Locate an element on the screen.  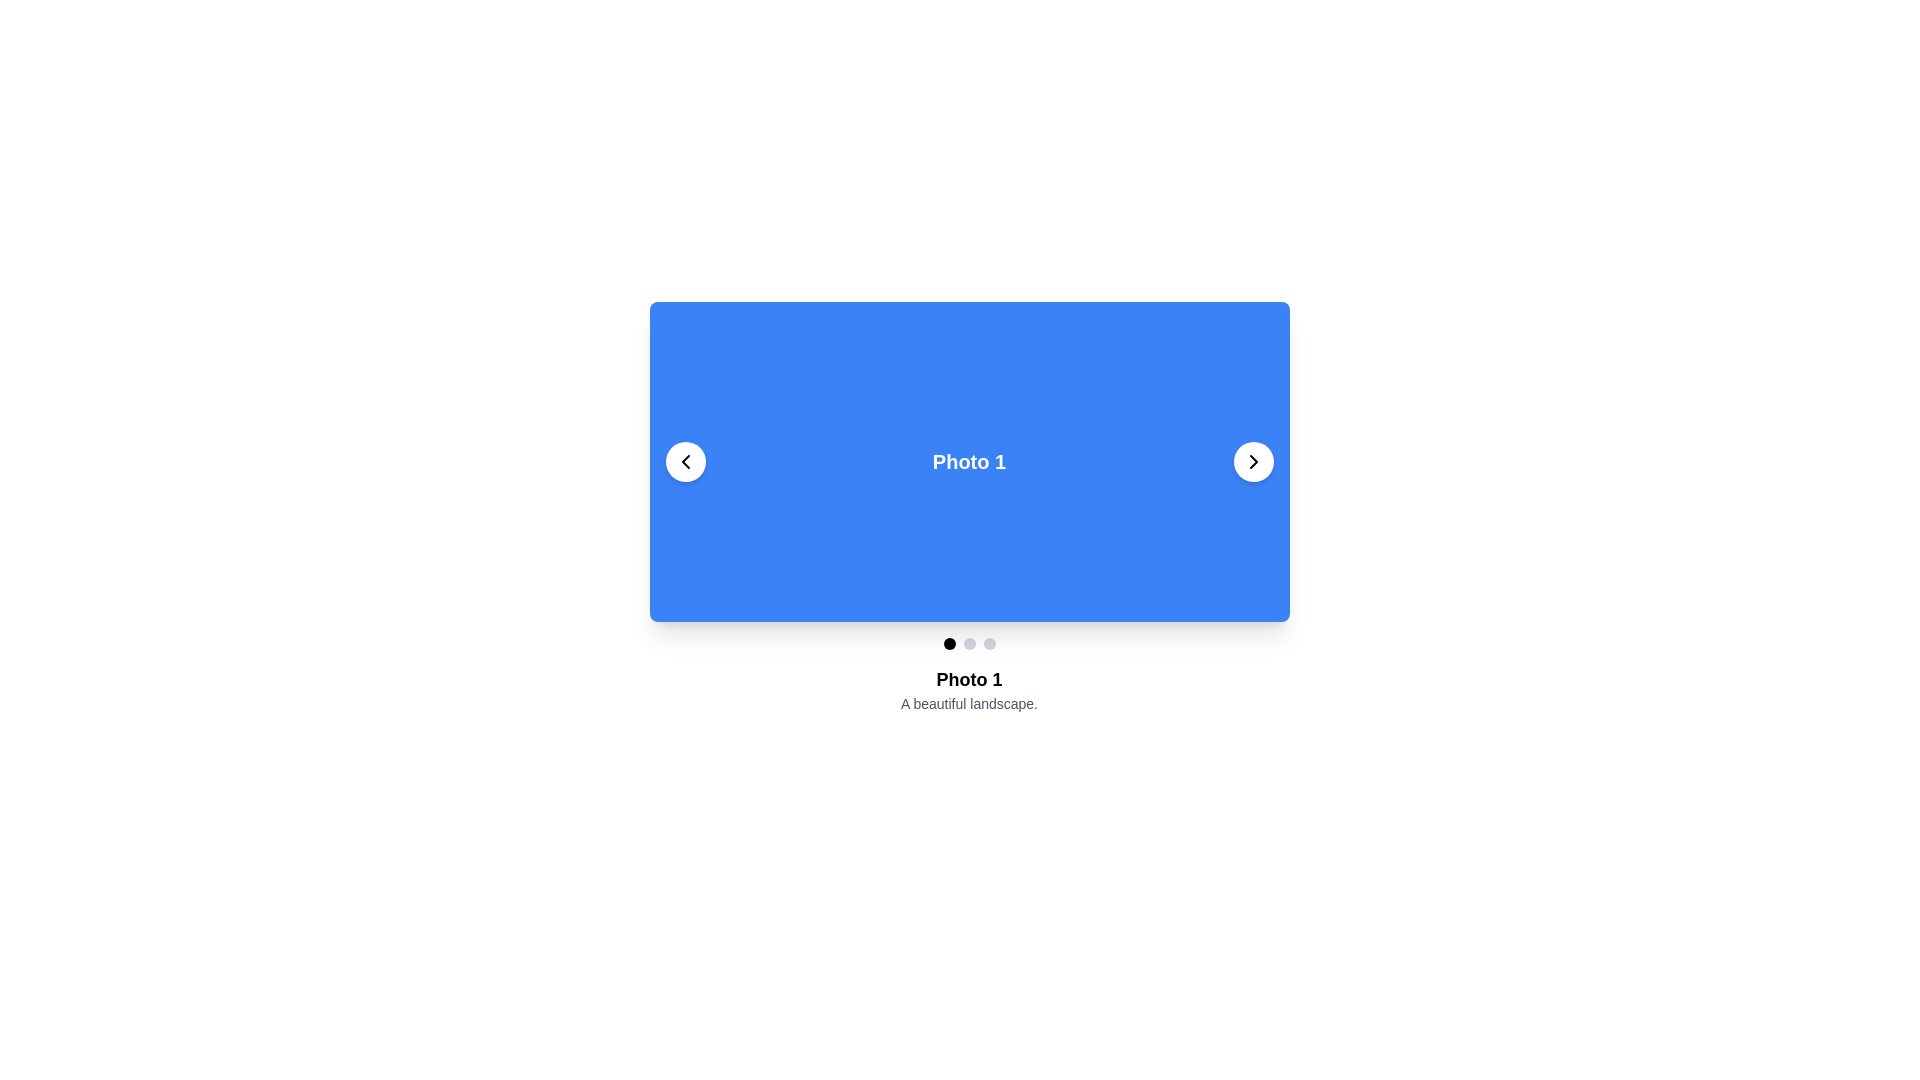
the third circular Carousel navigation dot, which is light gray and located below the main content area displaying 'Photo 1' is located at coordinates (989, 644).